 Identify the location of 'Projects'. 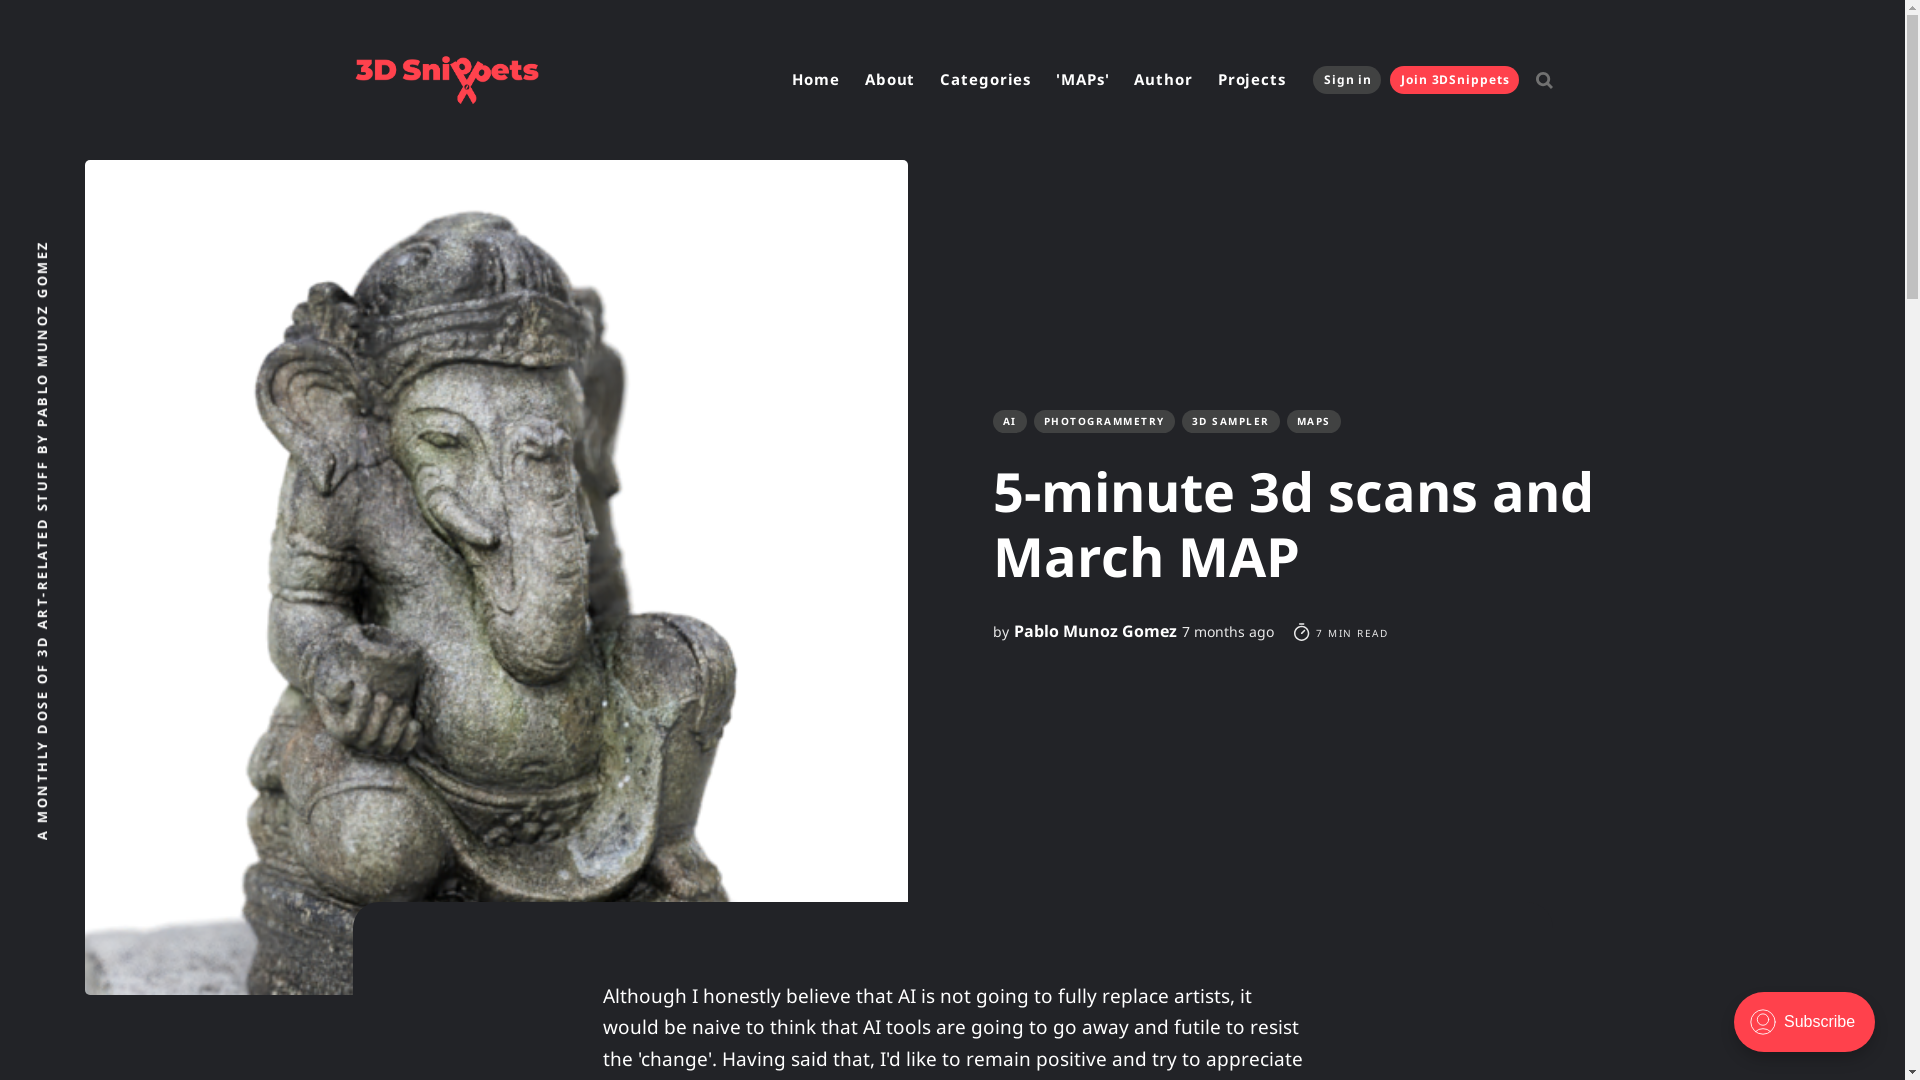
(1207, 79).